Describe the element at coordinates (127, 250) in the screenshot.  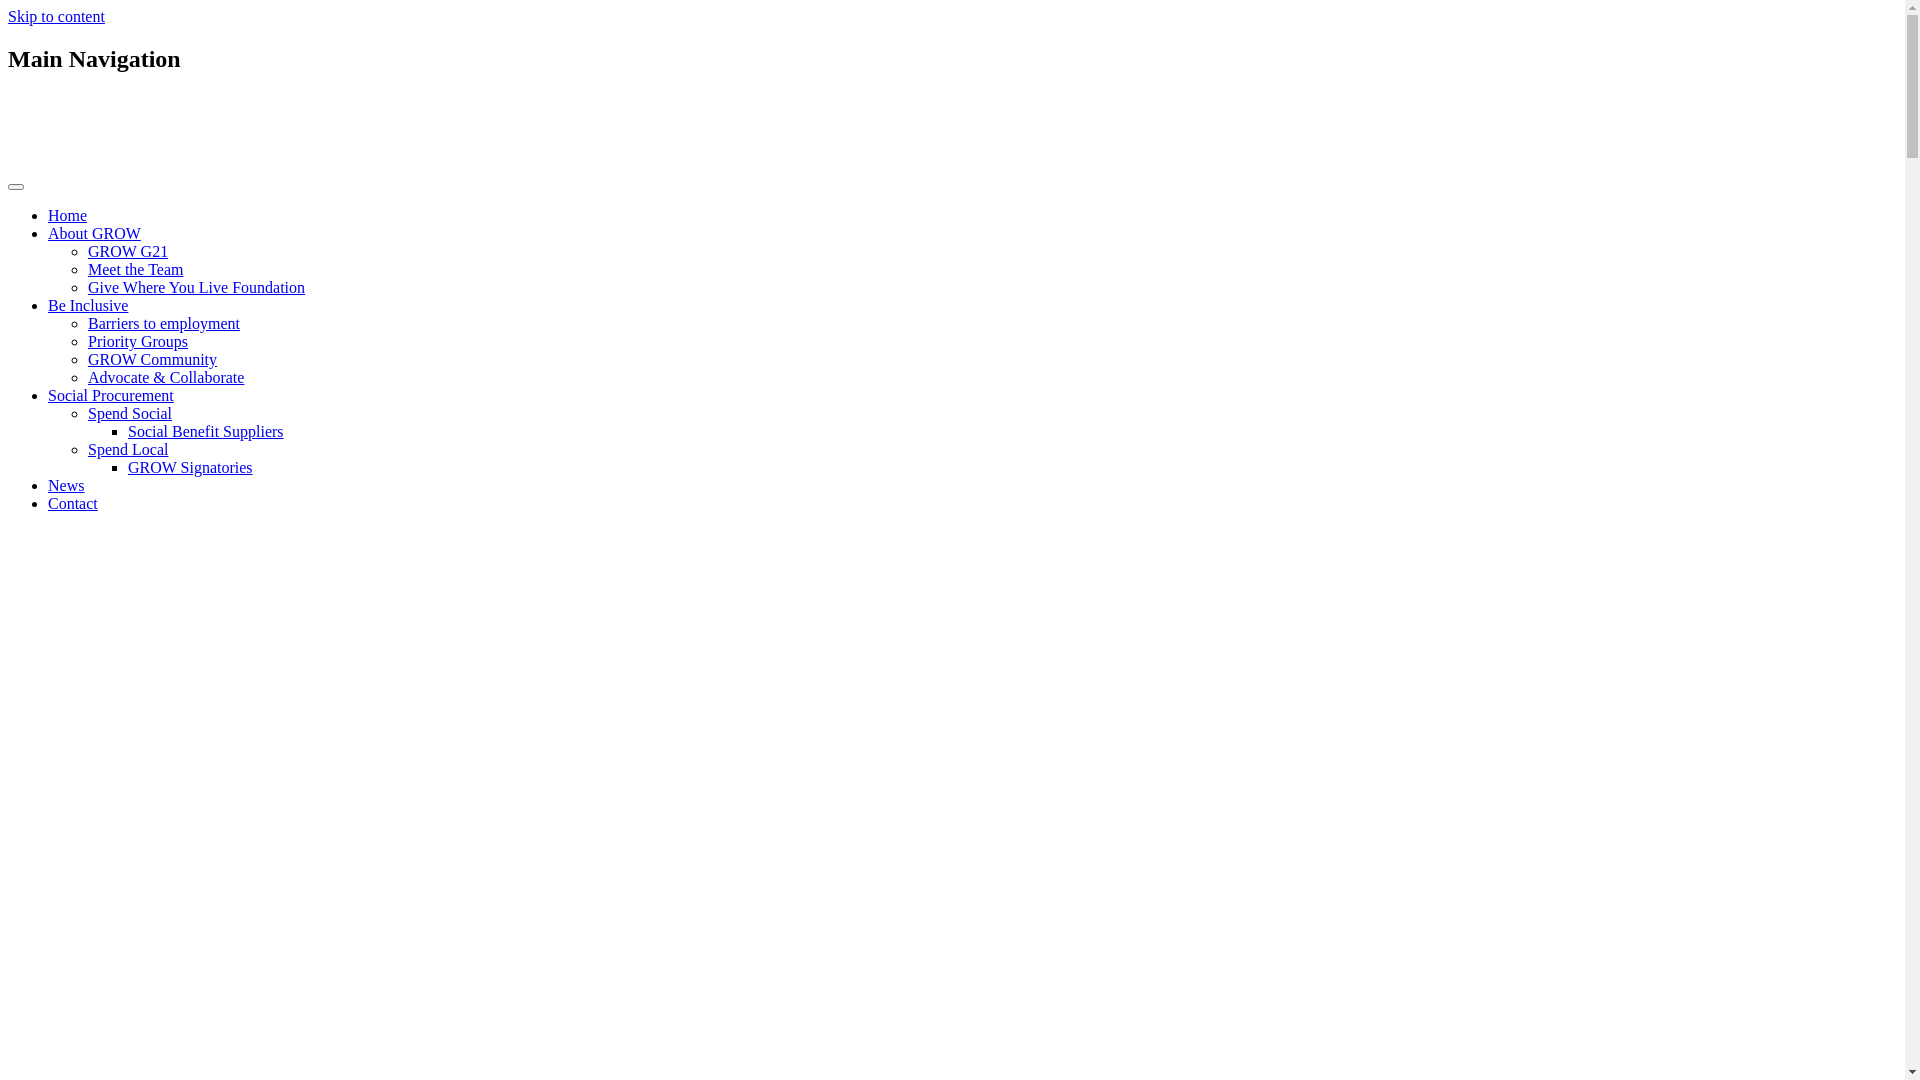
I see `'GROW G21'` at that location.